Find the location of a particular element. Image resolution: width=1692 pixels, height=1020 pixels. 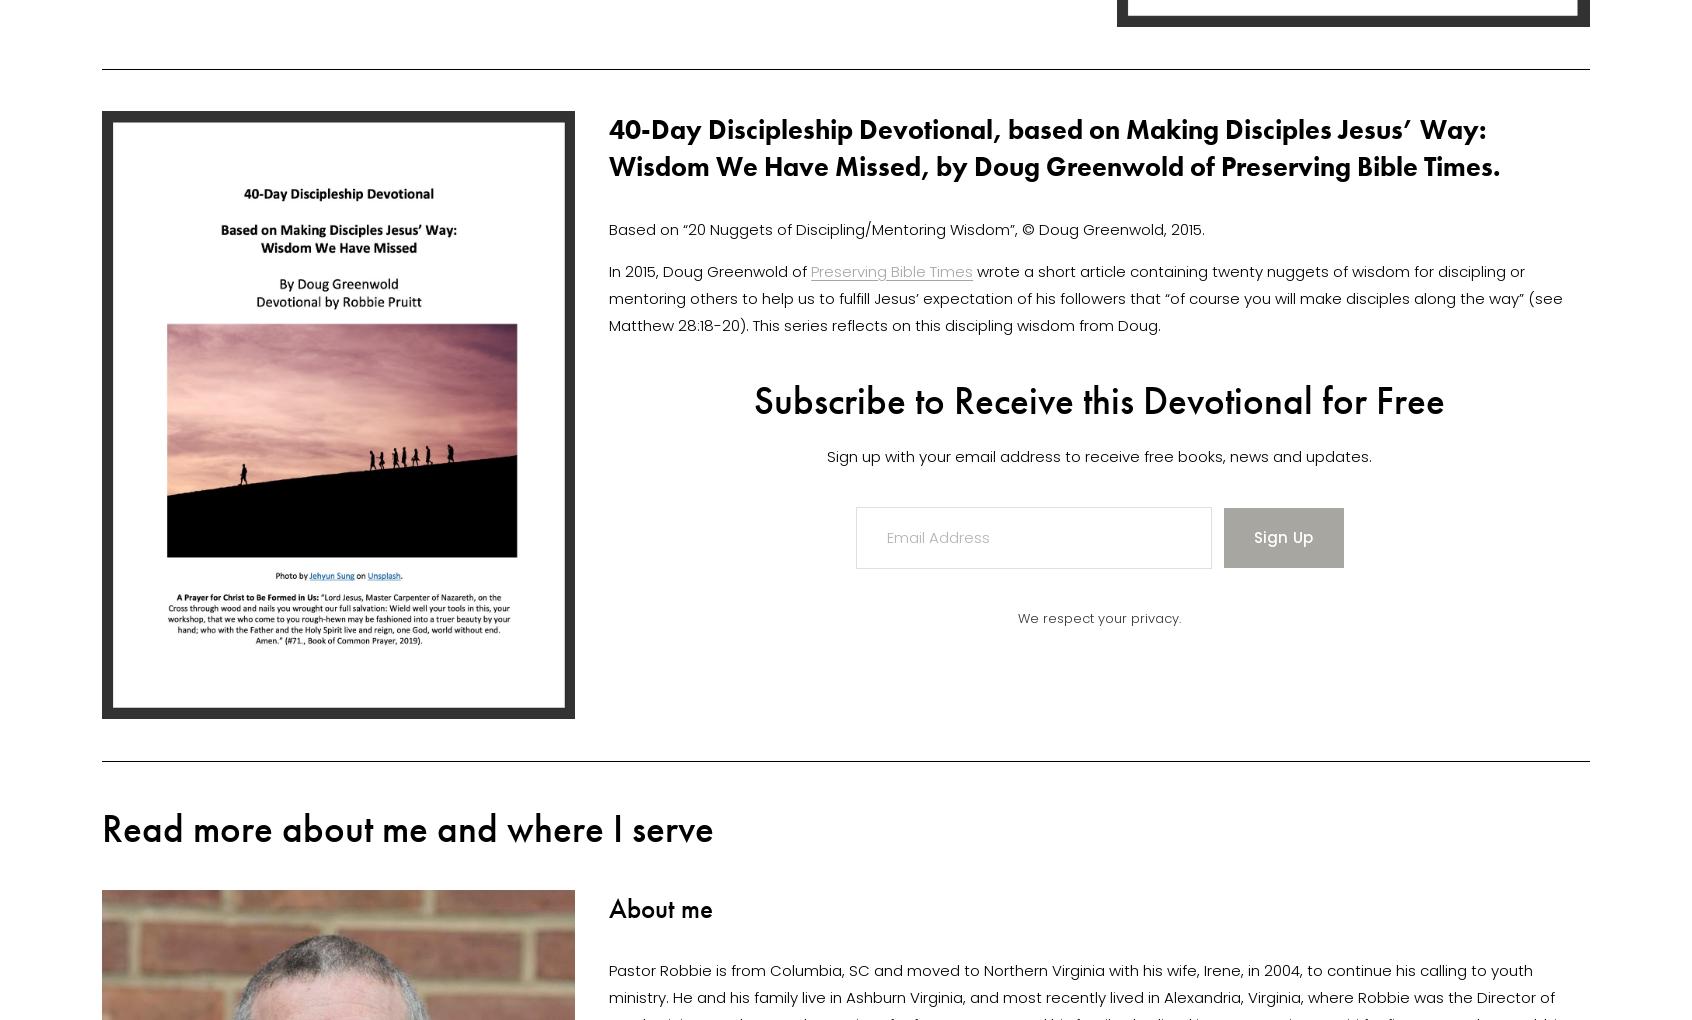

'Sign Up' is located at coordinates (1252, 536).